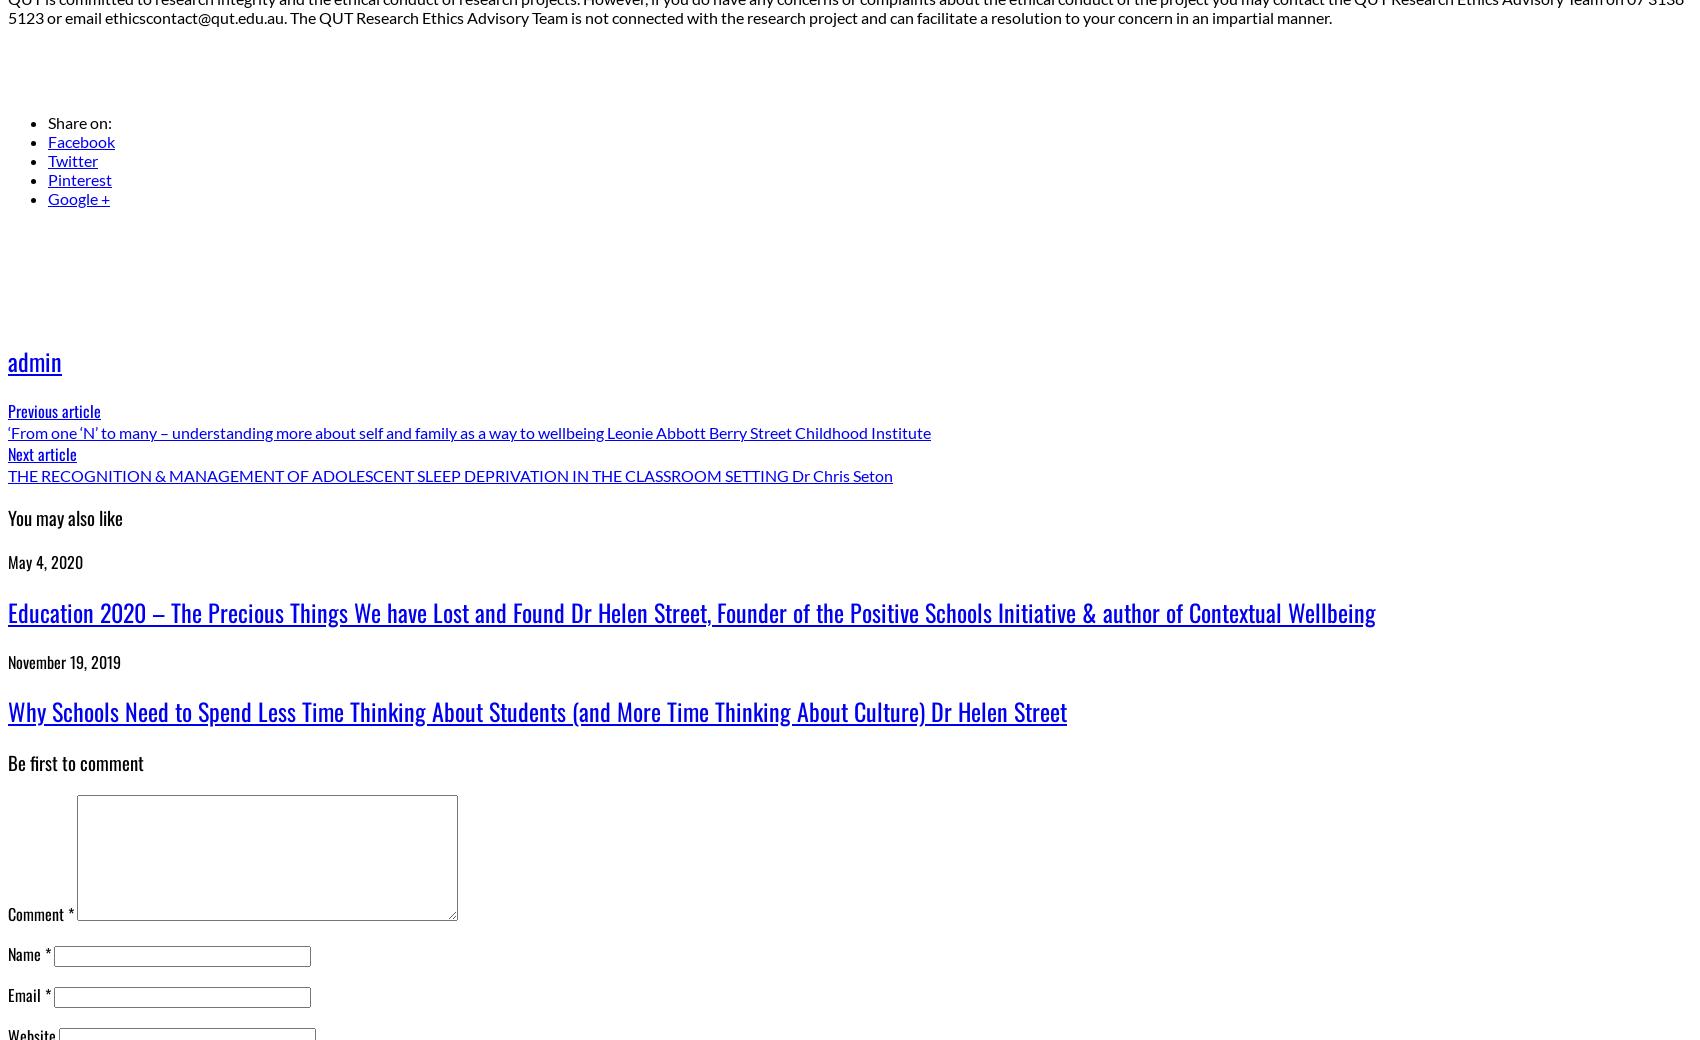  What do you see at coordinates (7, 994) in the screenshot?
I see `'Email'` at bounding box center [7, 994].